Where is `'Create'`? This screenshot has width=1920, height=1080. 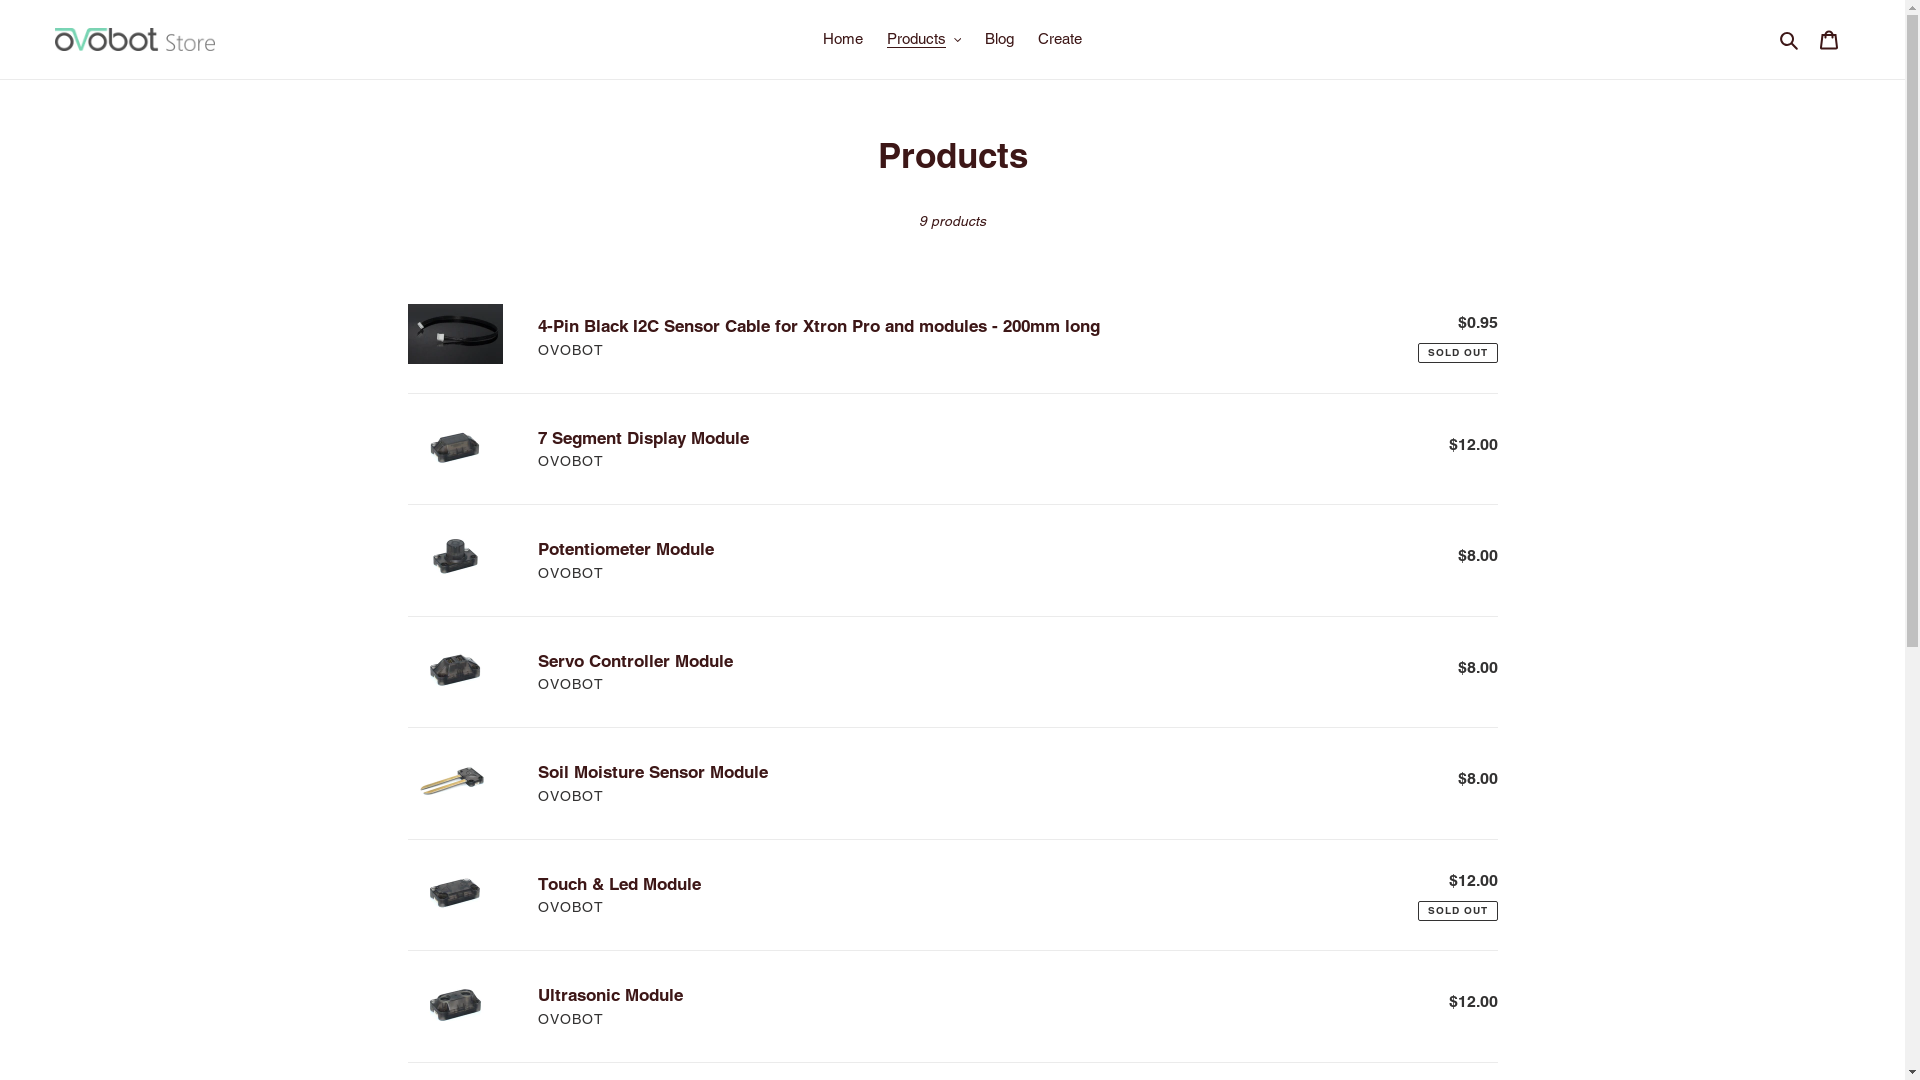 'Create' is located at coordinates (1059, 39).